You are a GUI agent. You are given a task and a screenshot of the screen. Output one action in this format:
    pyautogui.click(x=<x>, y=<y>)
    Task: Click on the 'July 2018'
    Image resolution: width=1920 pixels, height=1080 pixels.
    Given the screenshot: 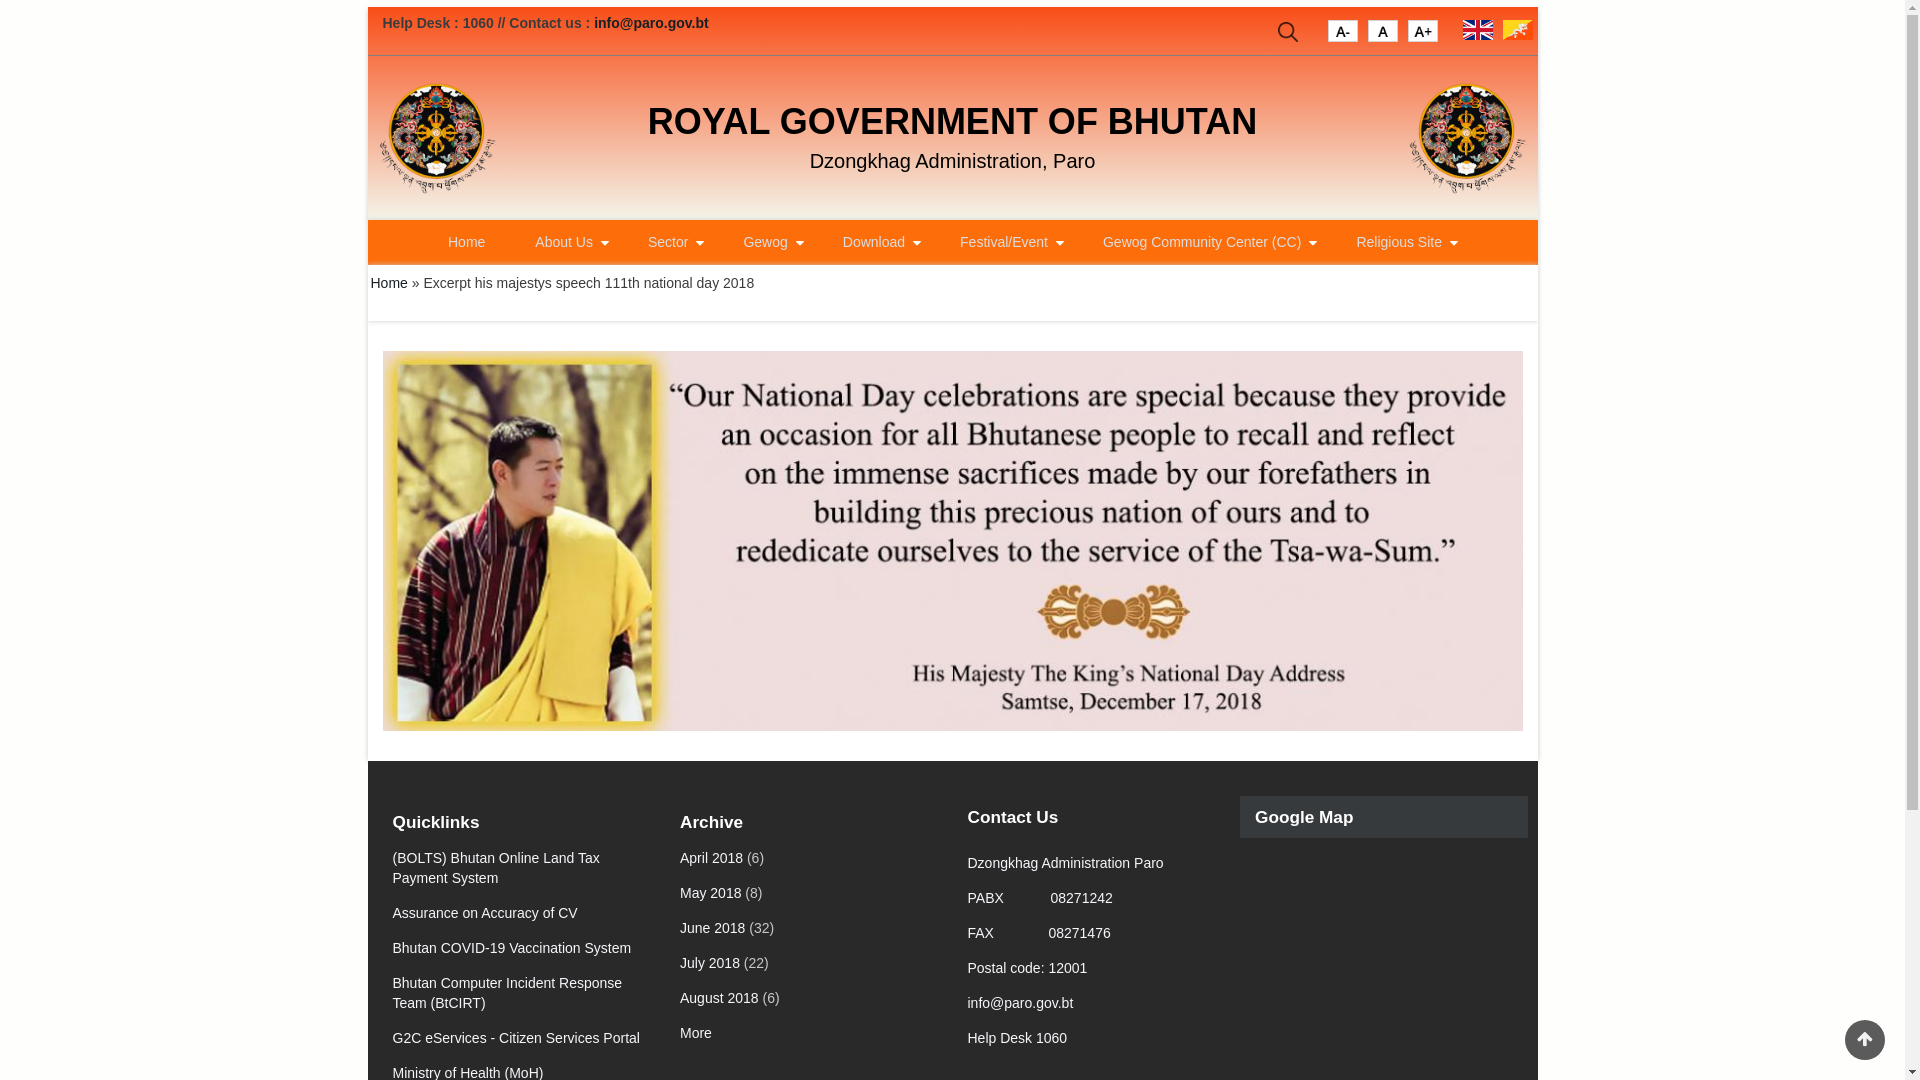 What is the action you would take?
    pyautogui.click(x=680, y=962)
    